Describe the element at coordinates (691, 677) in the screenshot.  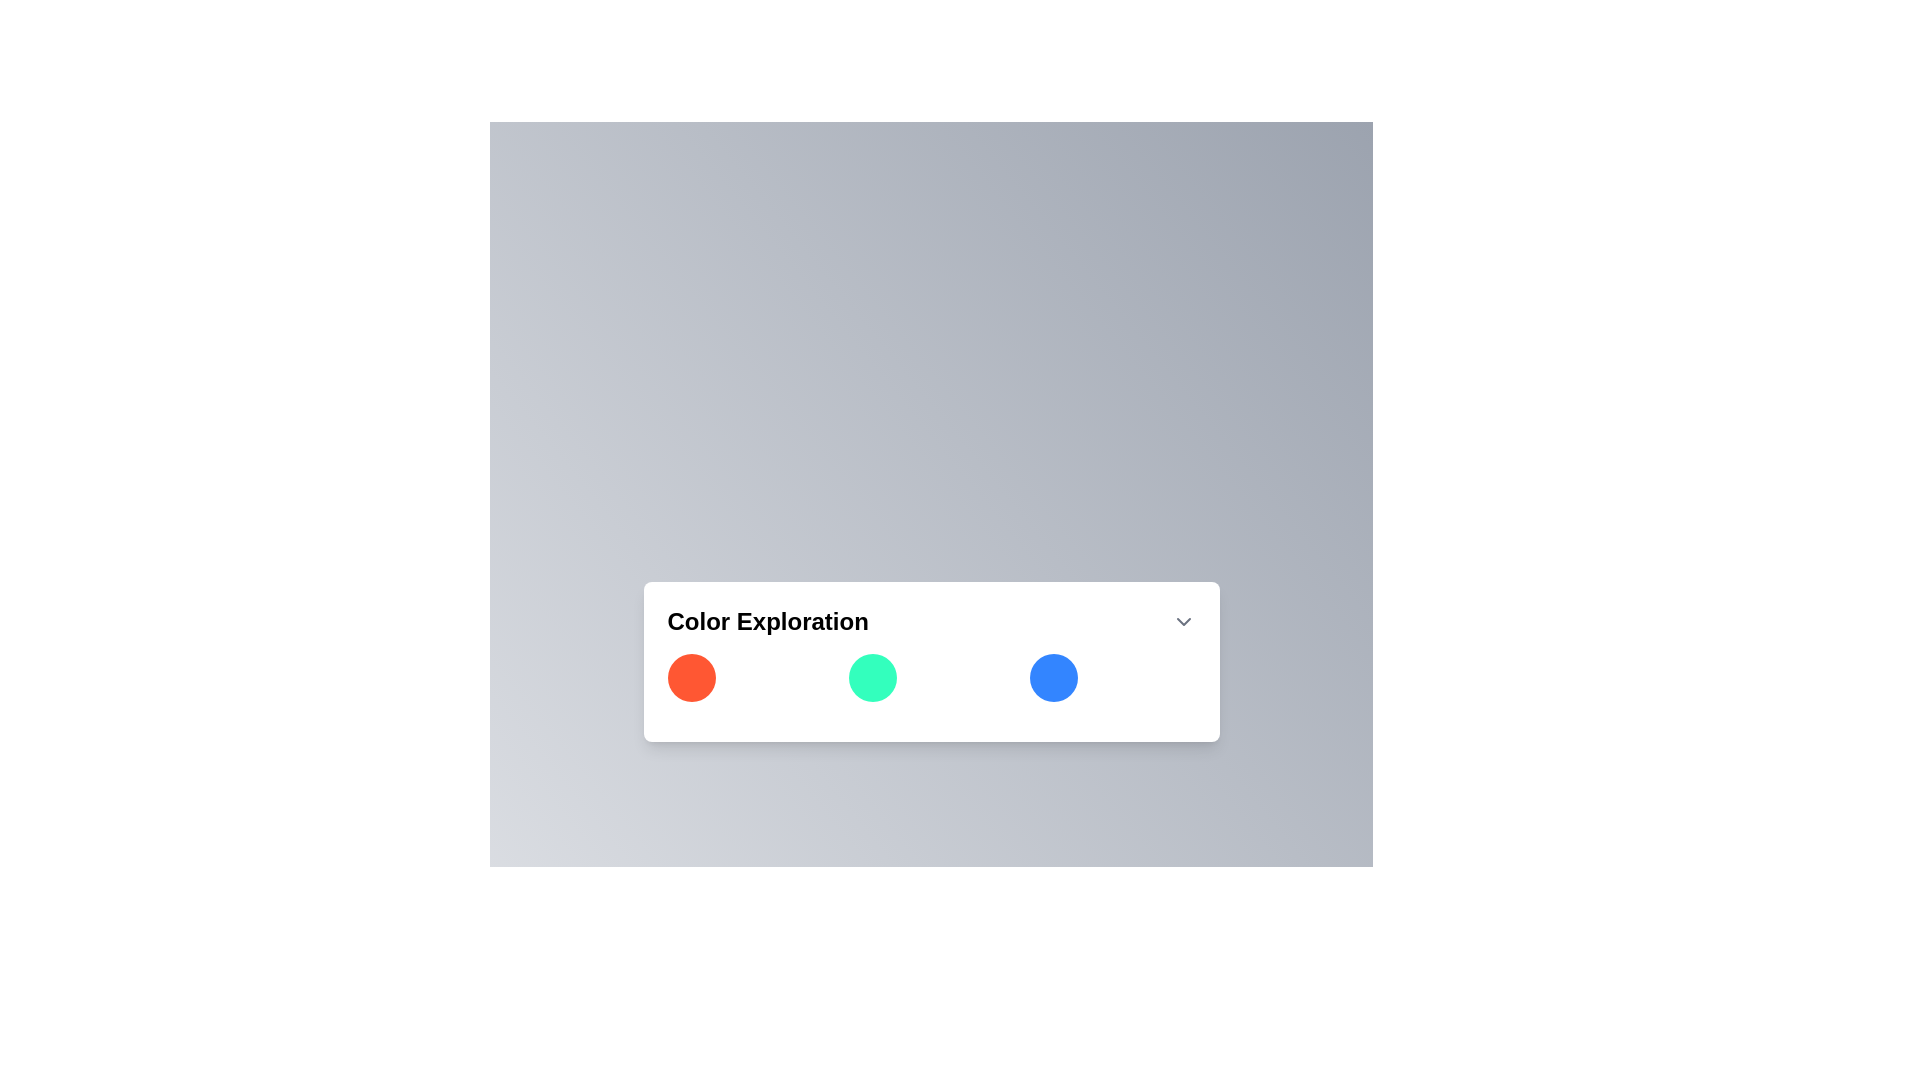
I see `the circular button that represents the color orange, located in the top-left corner of the grid layout under the 'Color Exploration' title` at that location.